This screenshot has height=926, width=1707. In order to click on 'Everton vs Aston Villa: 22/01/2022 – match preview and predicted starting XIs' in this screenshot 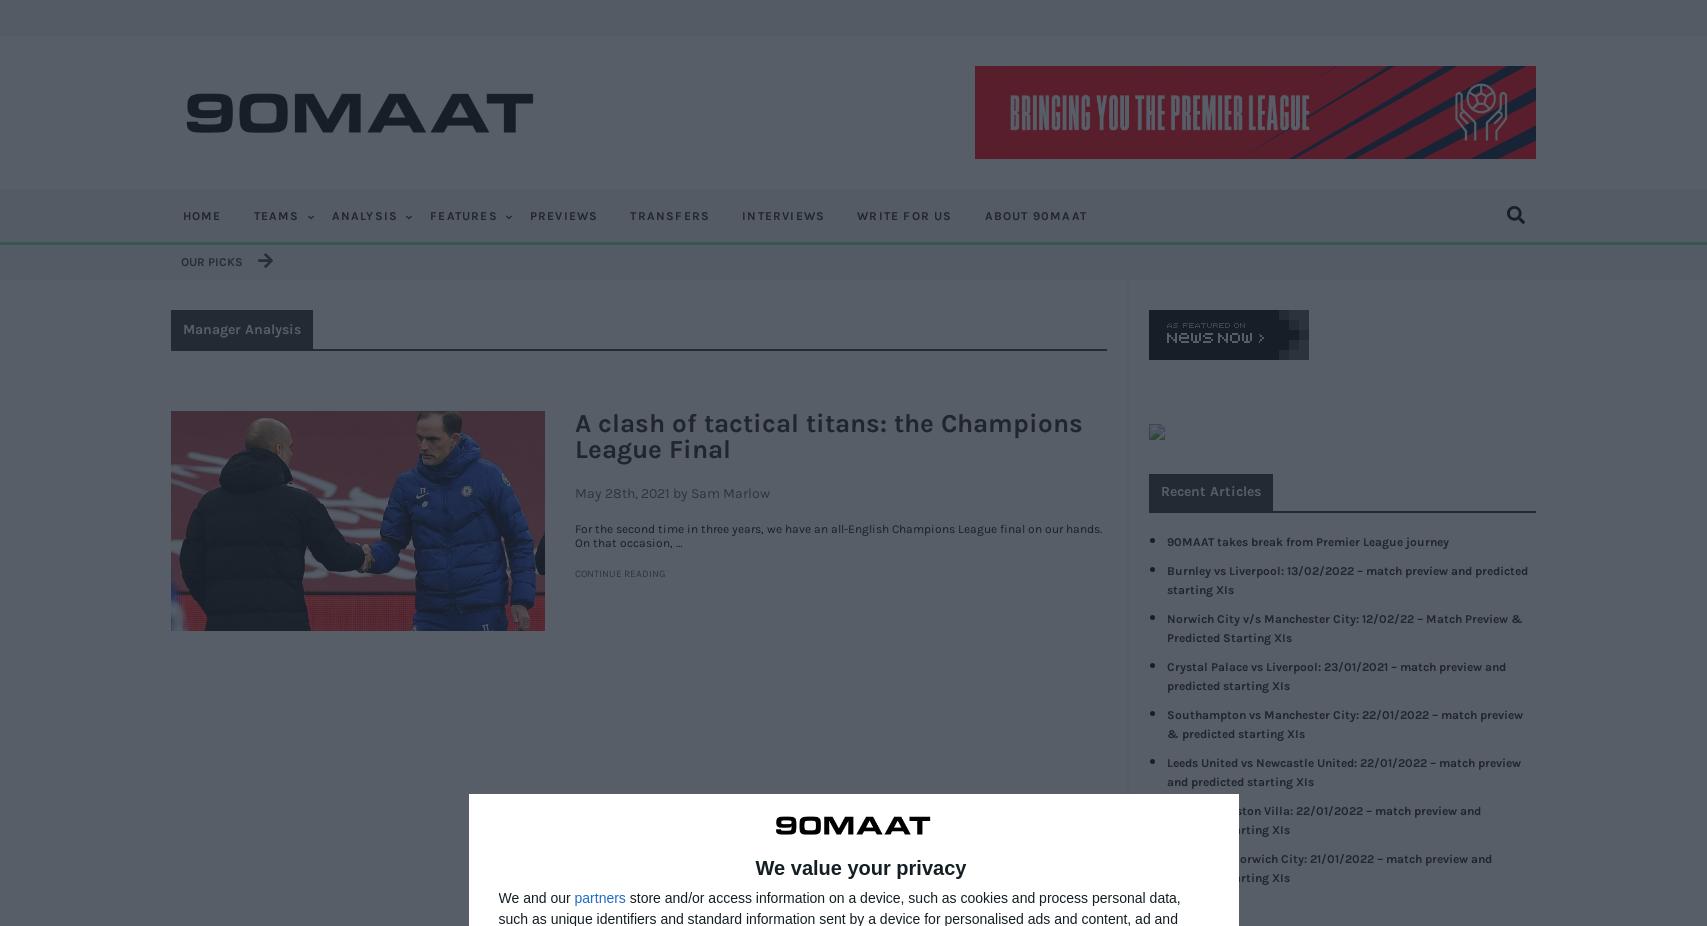, I will do `click(1321, 819)`.